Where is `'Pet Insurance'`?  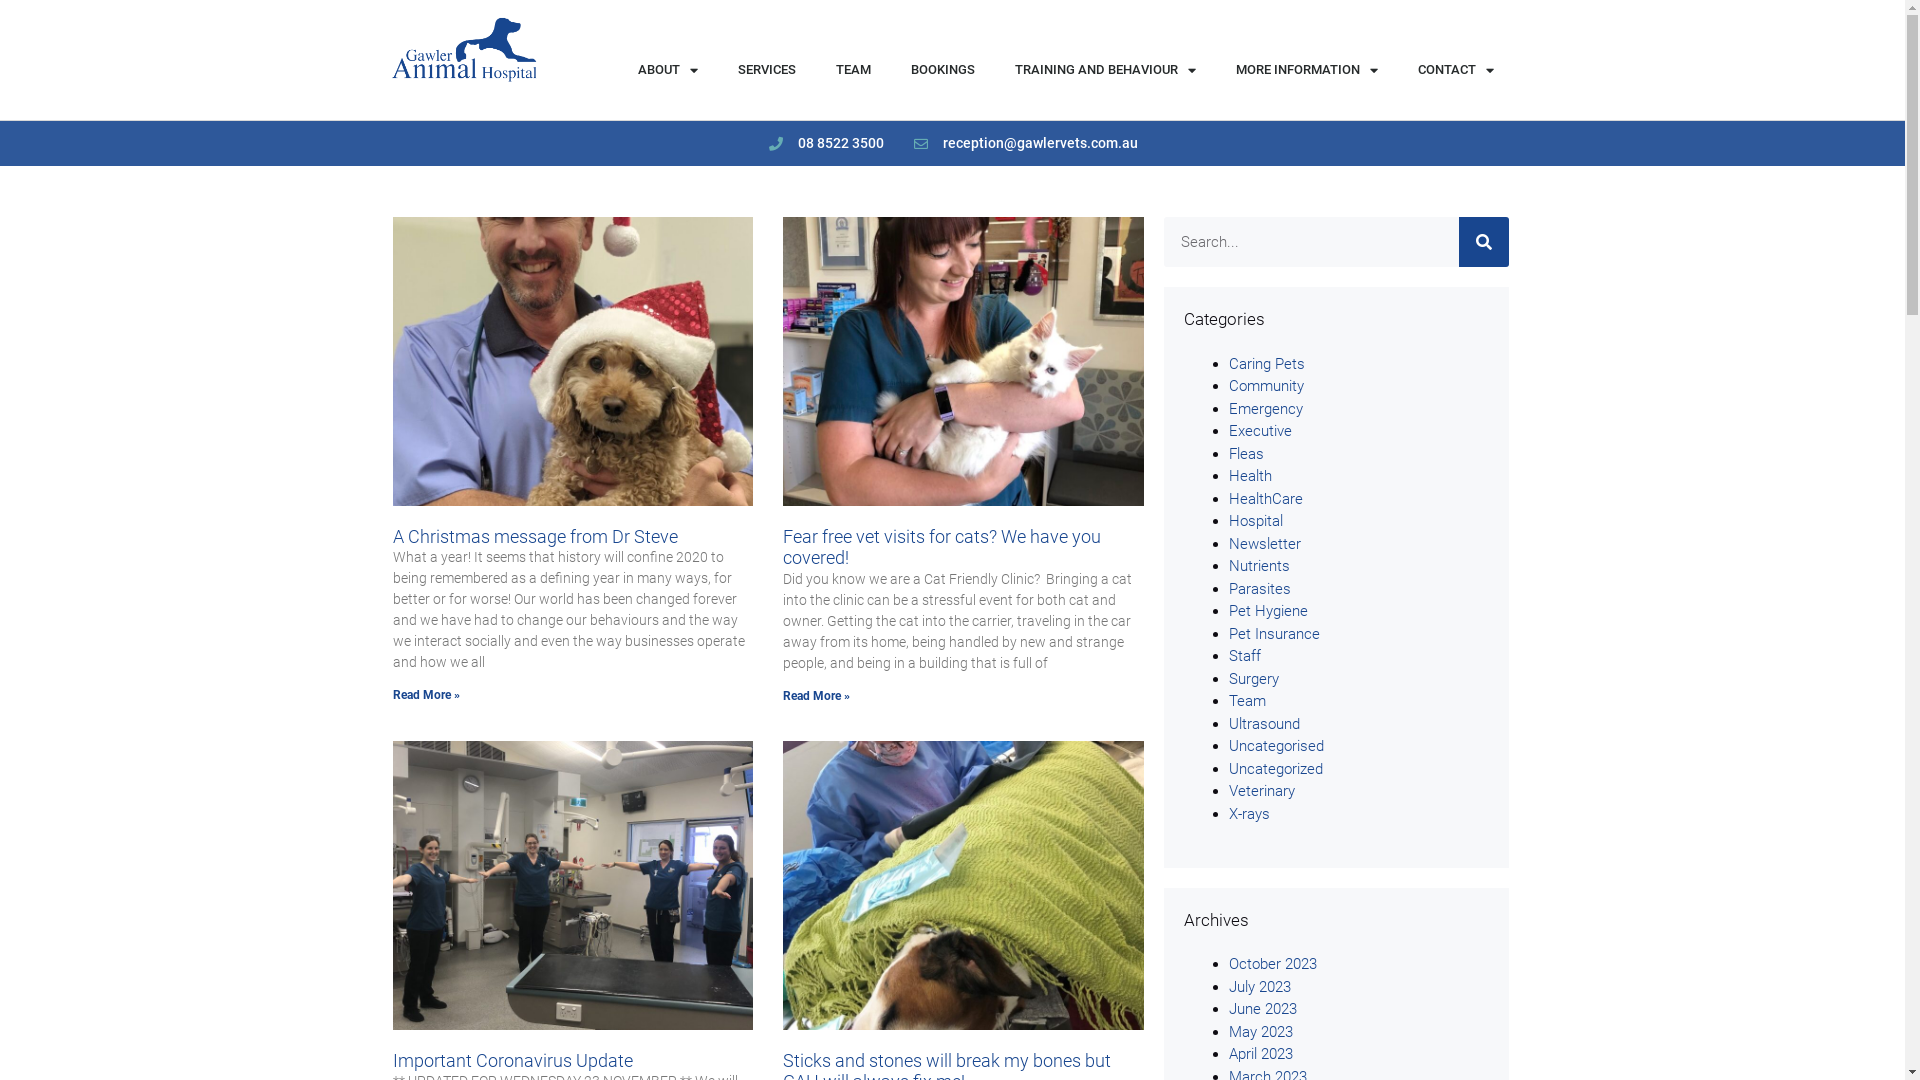
'Pet Insurance' is located at coordinates (1273, 632).